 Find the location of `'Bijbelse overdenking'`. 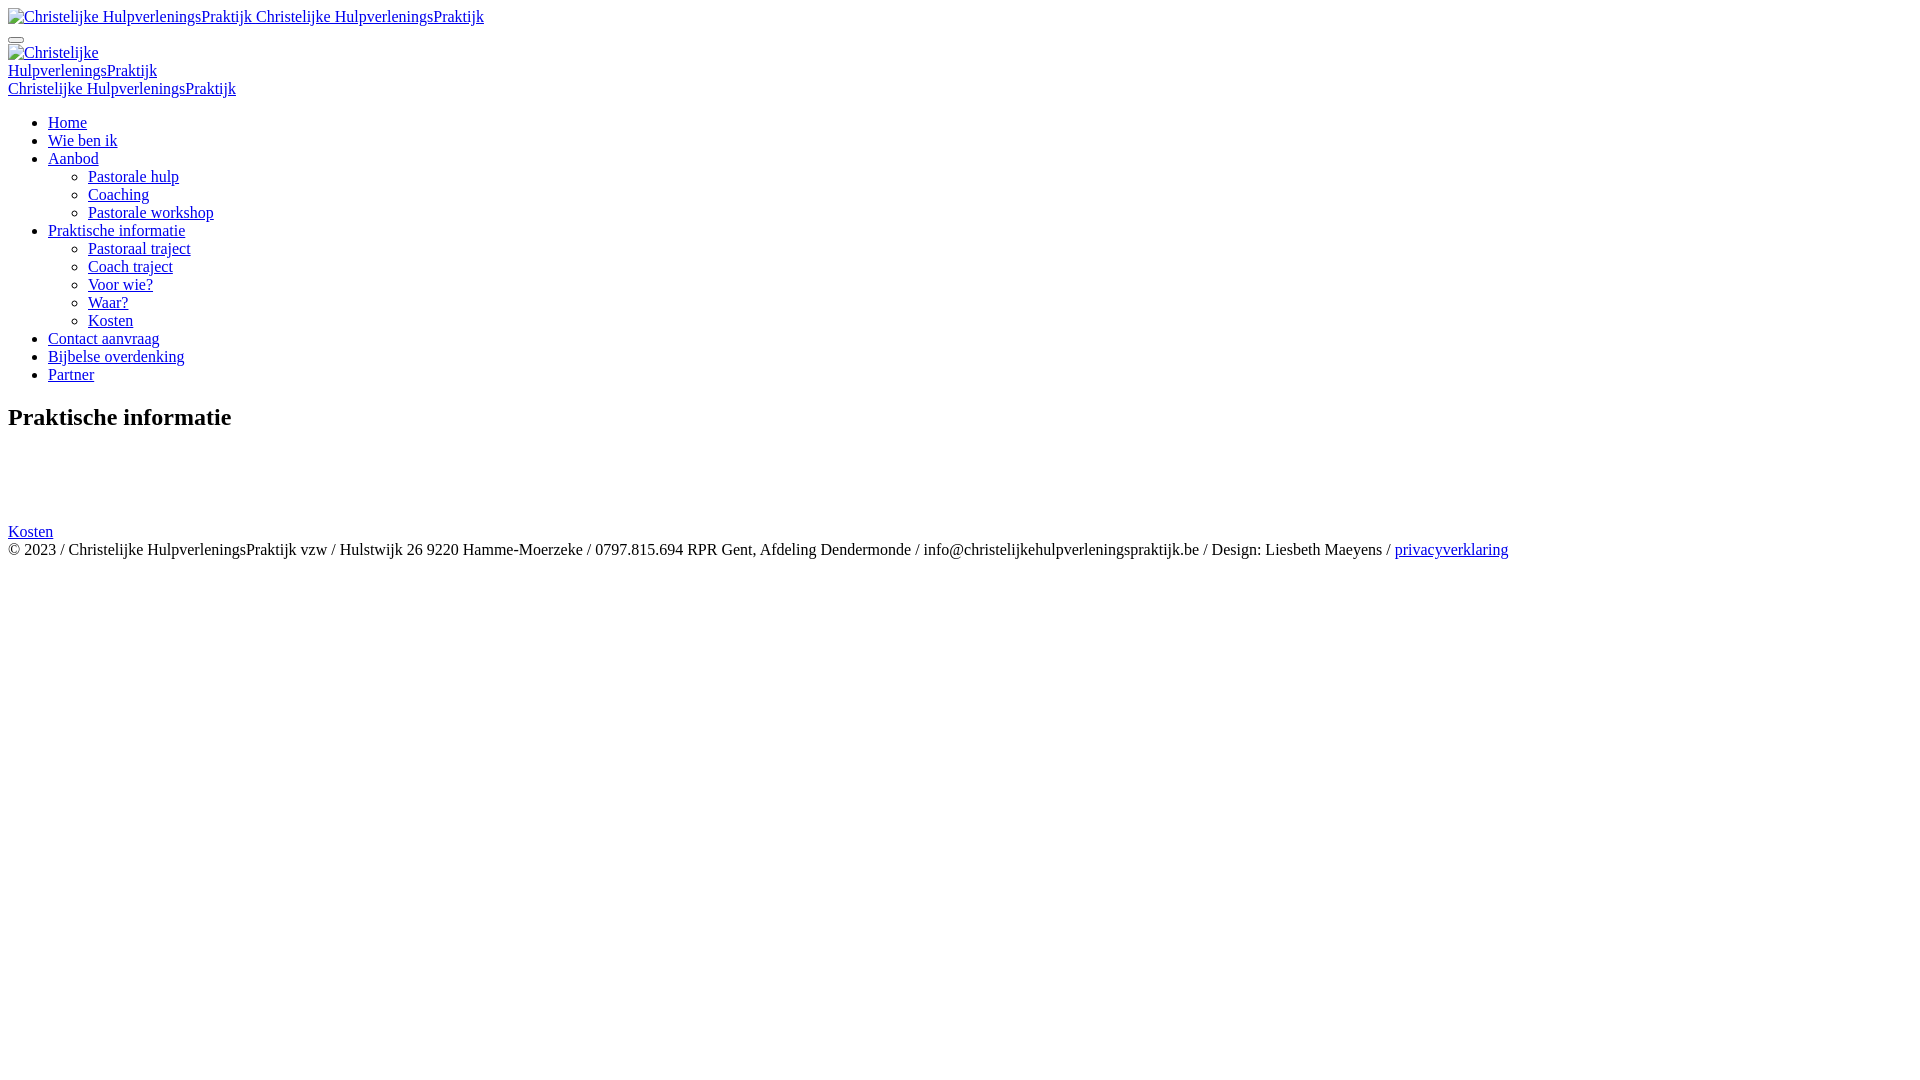

'Bijbelse overdenking' is located at coordinates (114, 355).